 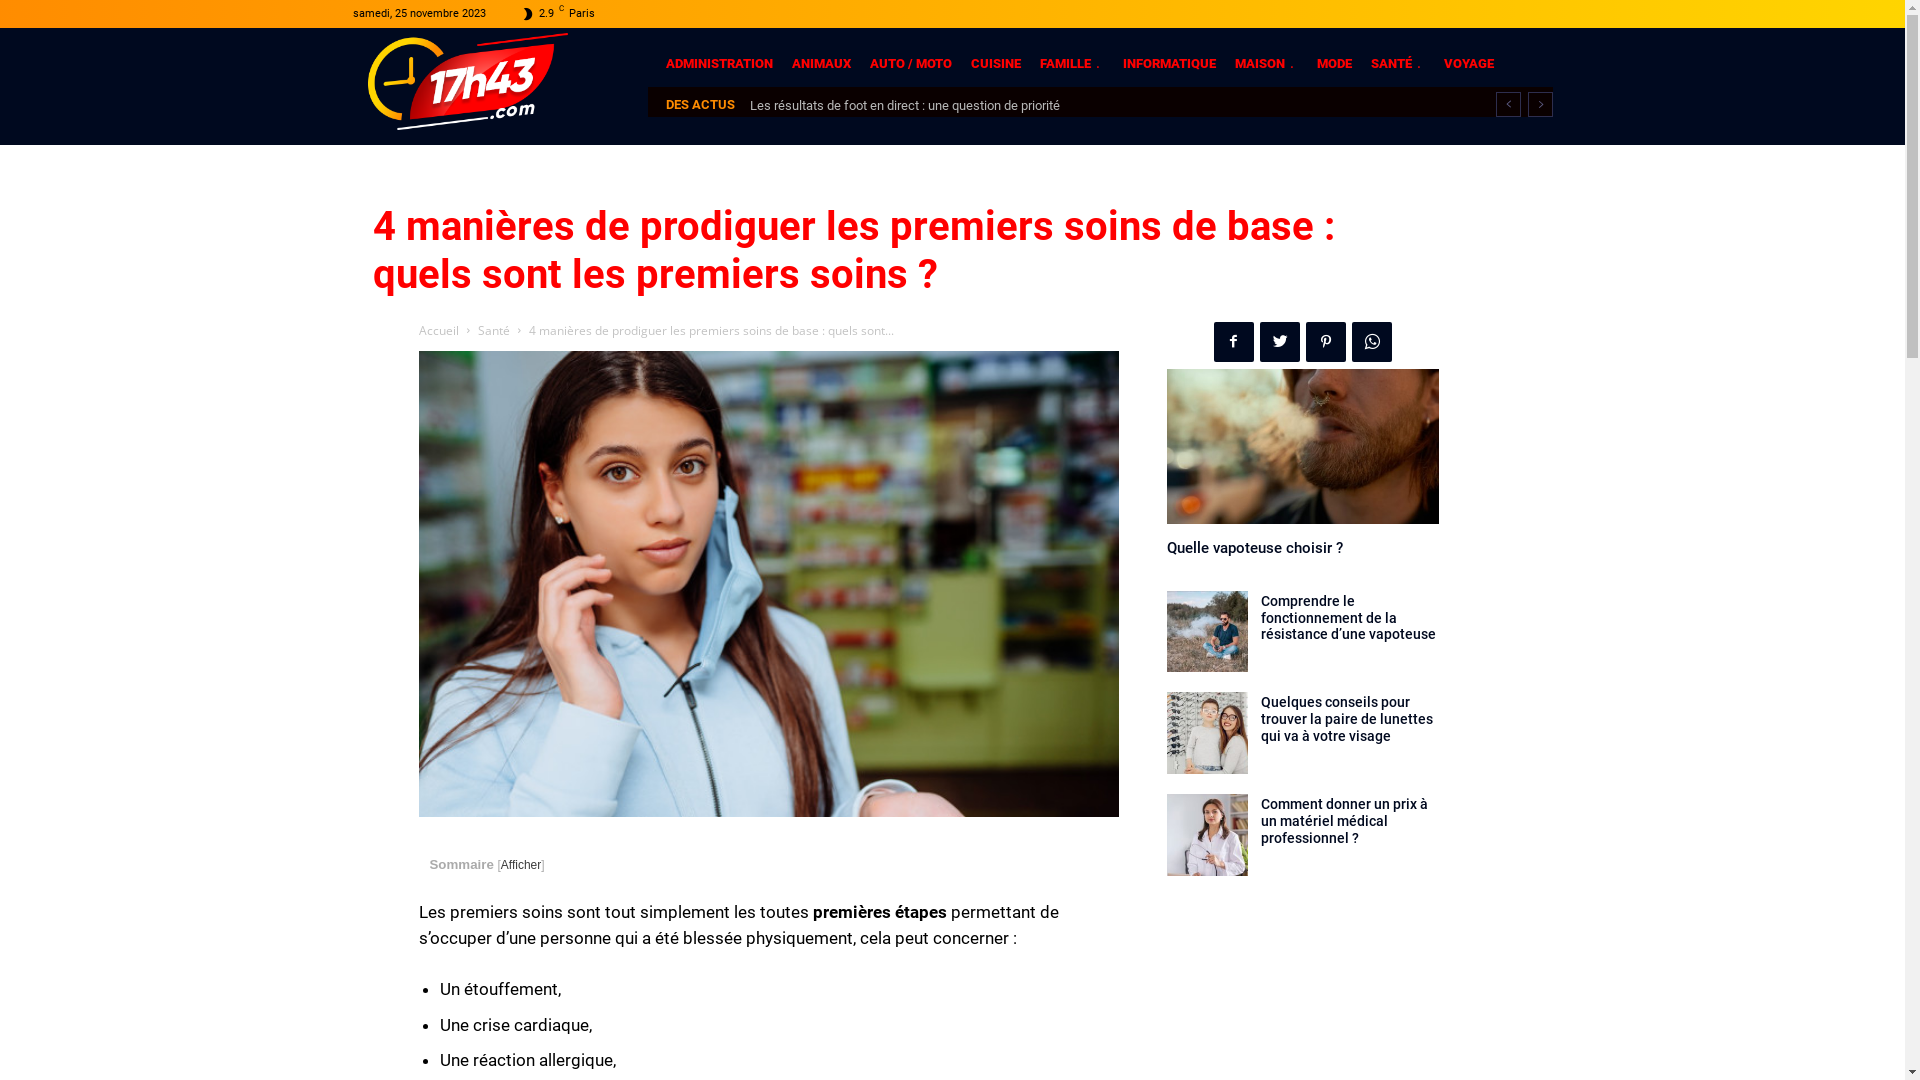 What do you see at coordinates (994, 62) in the screenshot?
I see `'CUISINE'` at bounding box center [994, 62].